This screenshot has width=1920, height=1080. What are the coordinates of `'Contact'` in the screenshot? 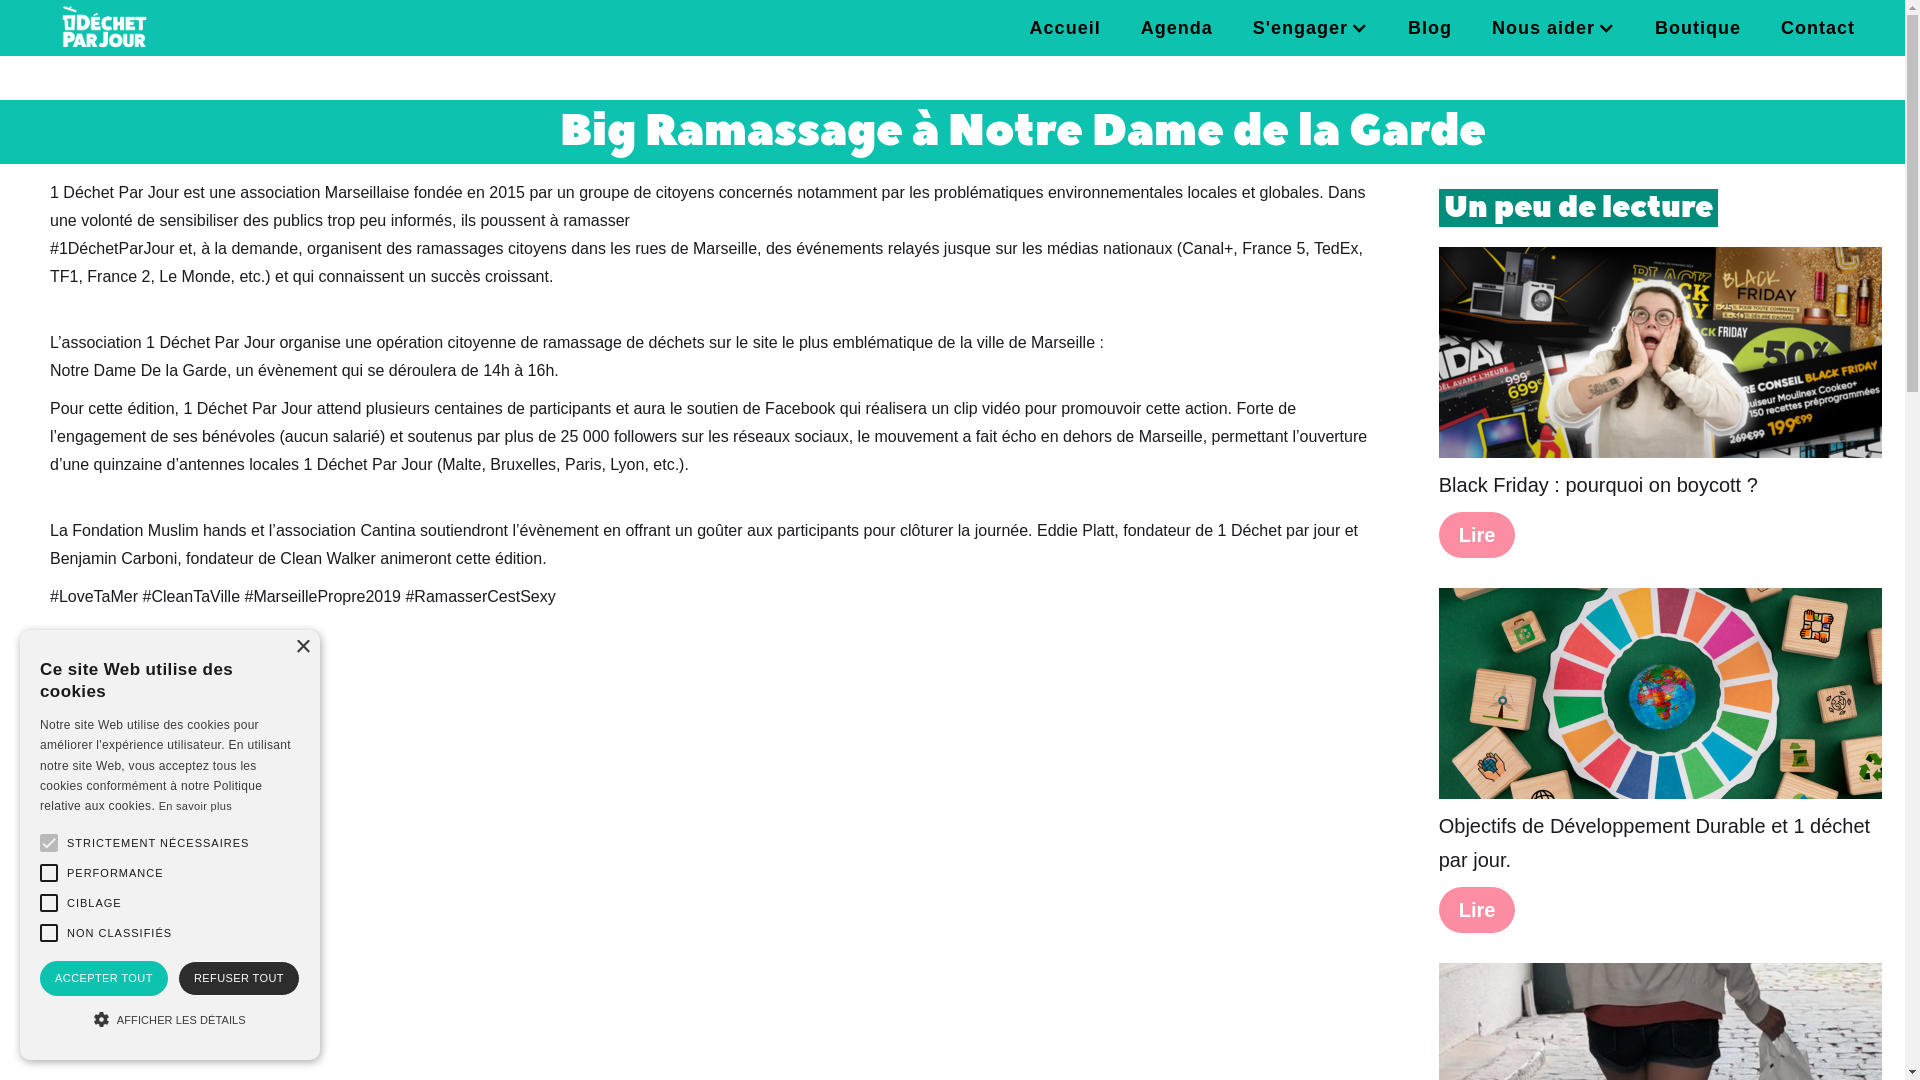 It's located at (1818, 27).